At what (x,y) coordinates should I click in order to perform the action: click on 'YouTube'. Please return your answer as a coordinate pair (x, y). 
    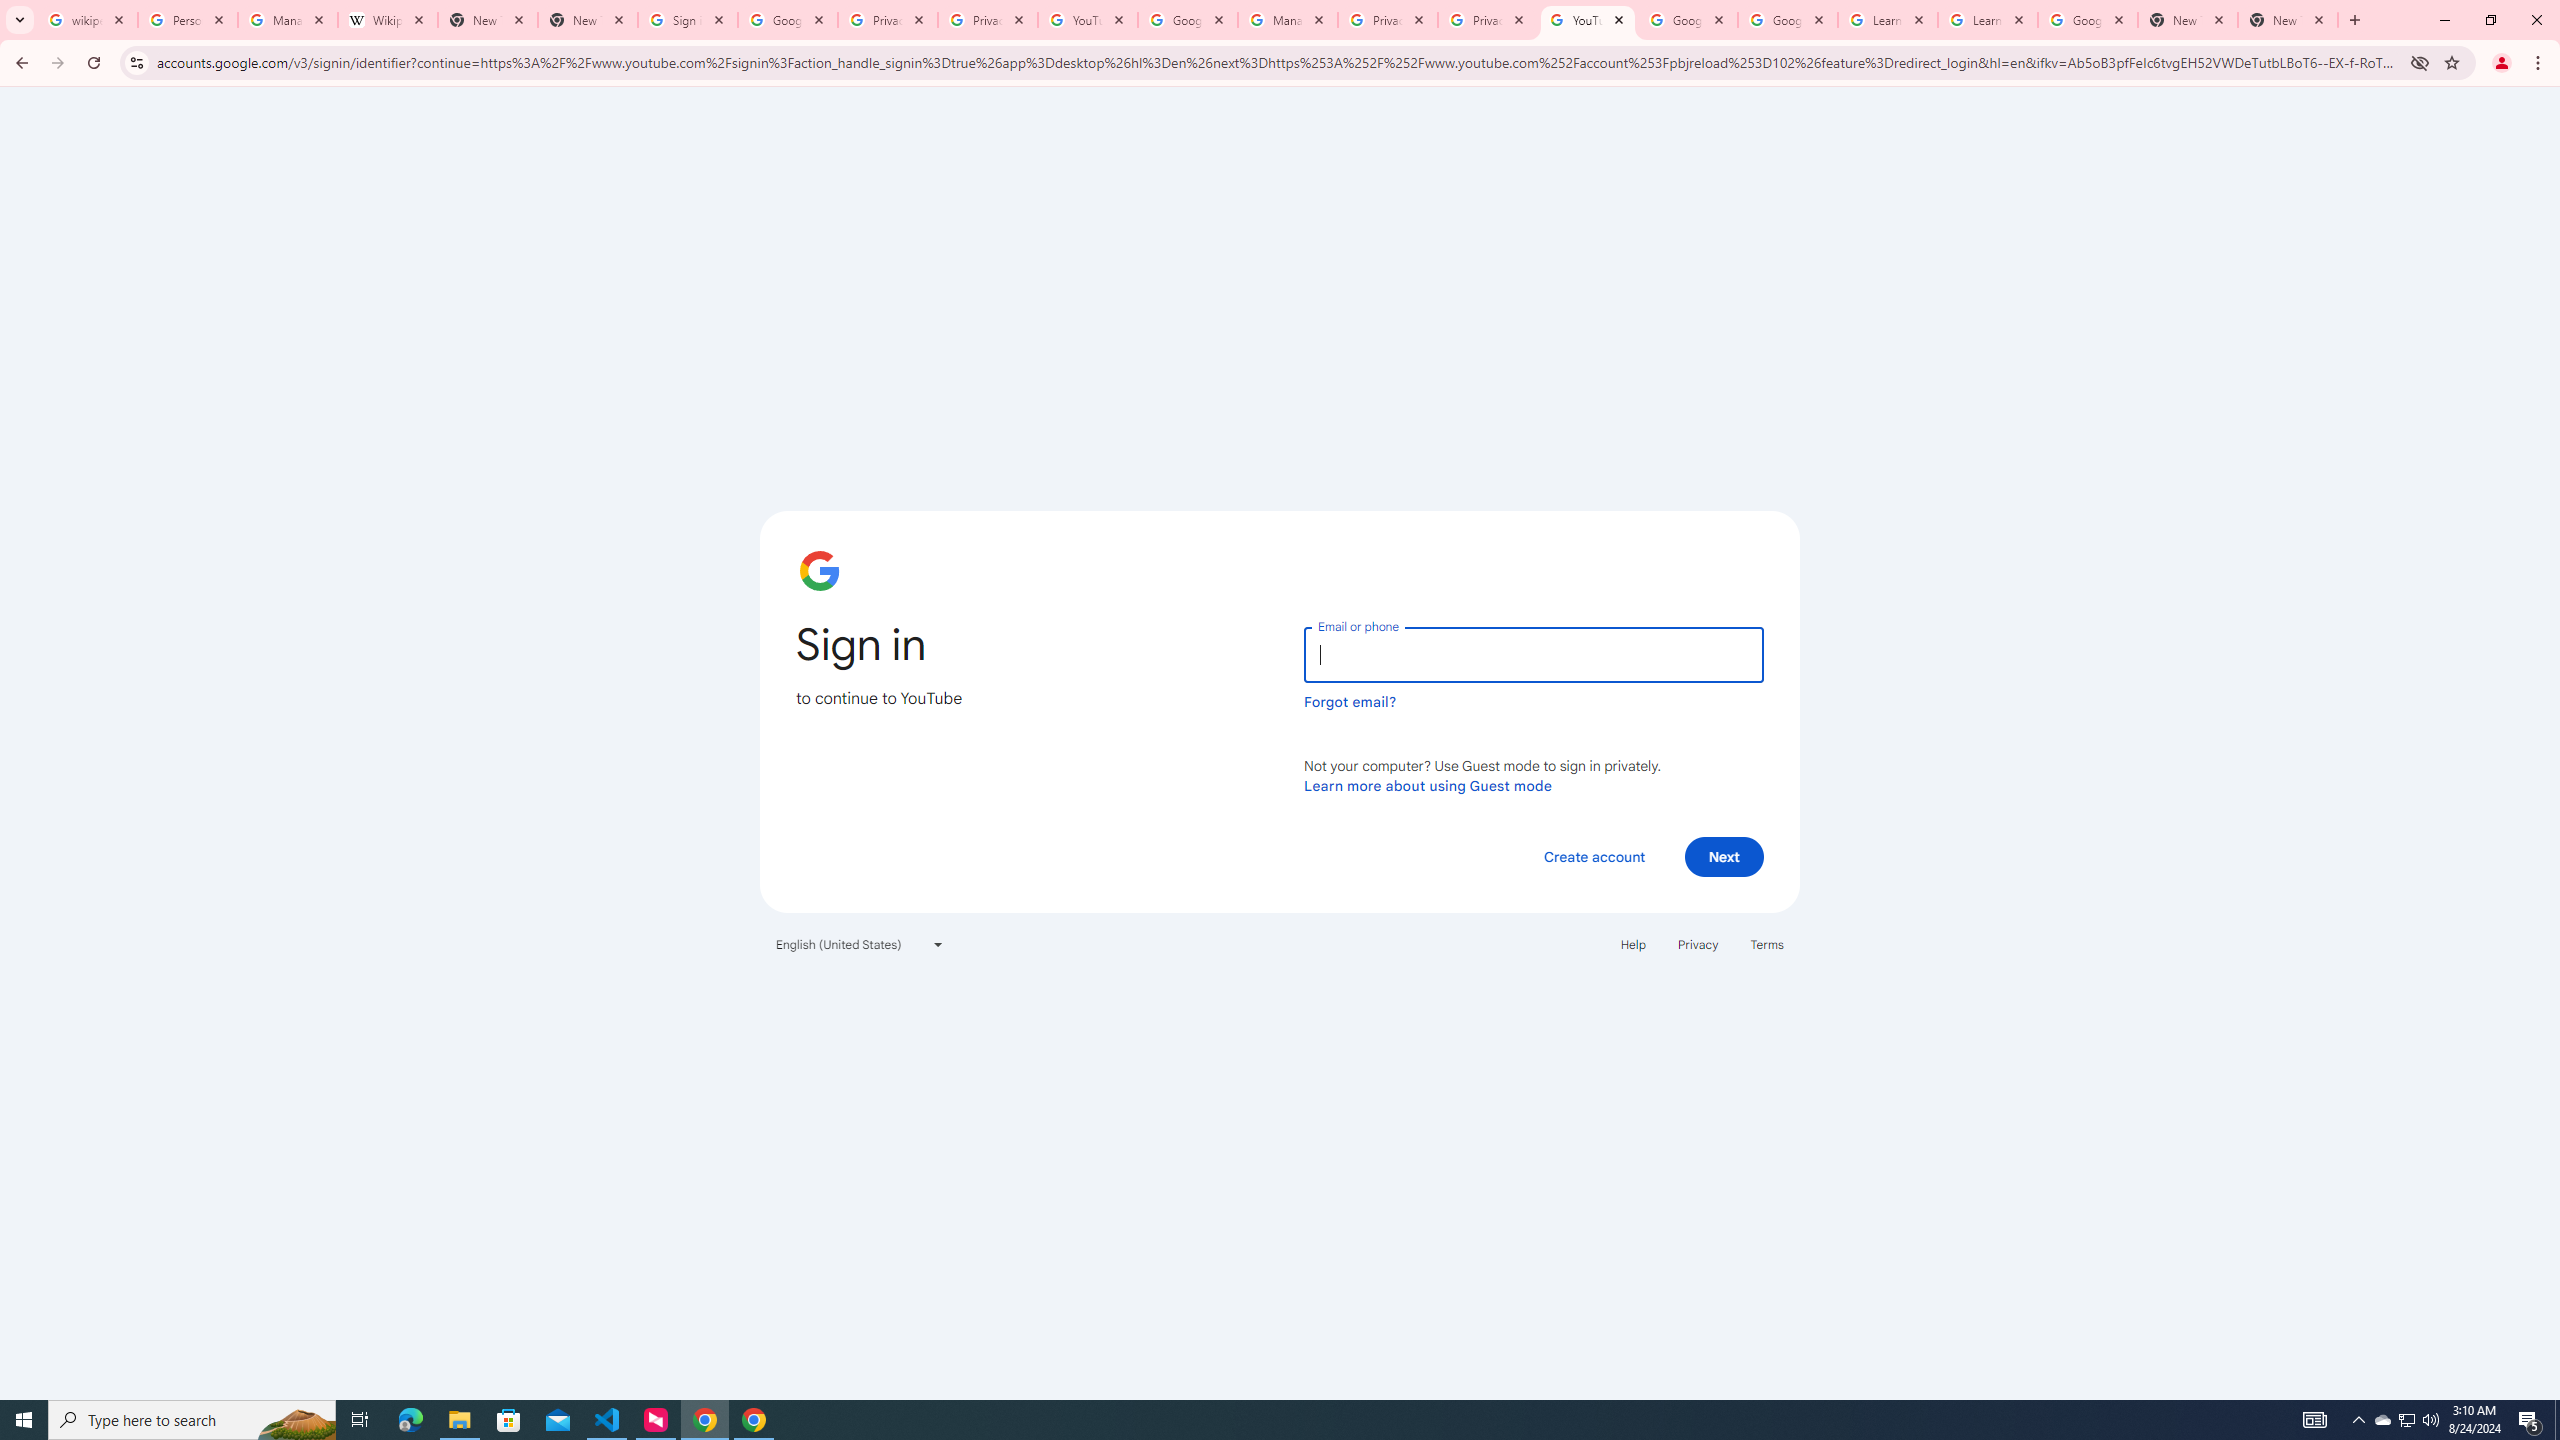
    Looking at the image, I should click on (1088, 19).